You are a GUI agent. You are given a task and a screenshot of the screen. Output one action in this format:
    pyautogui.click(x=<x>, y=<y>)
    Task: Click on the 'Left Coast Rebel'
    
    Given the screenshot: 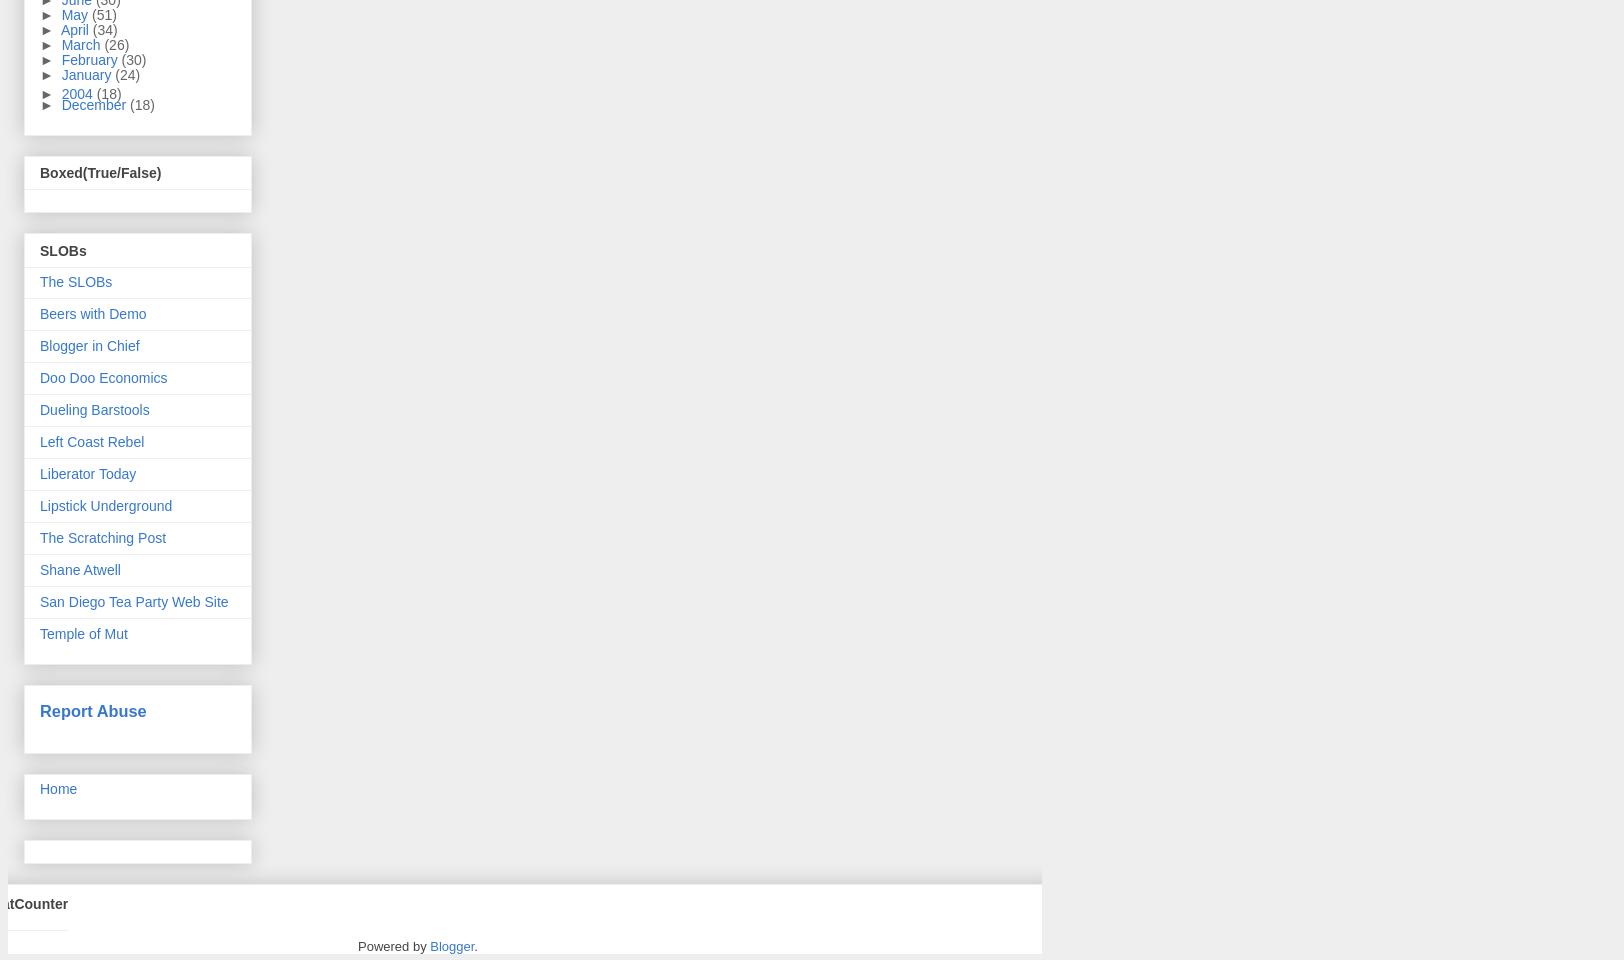 What is the action you would take?
    pyautogui.click(x=92, y=441)
    